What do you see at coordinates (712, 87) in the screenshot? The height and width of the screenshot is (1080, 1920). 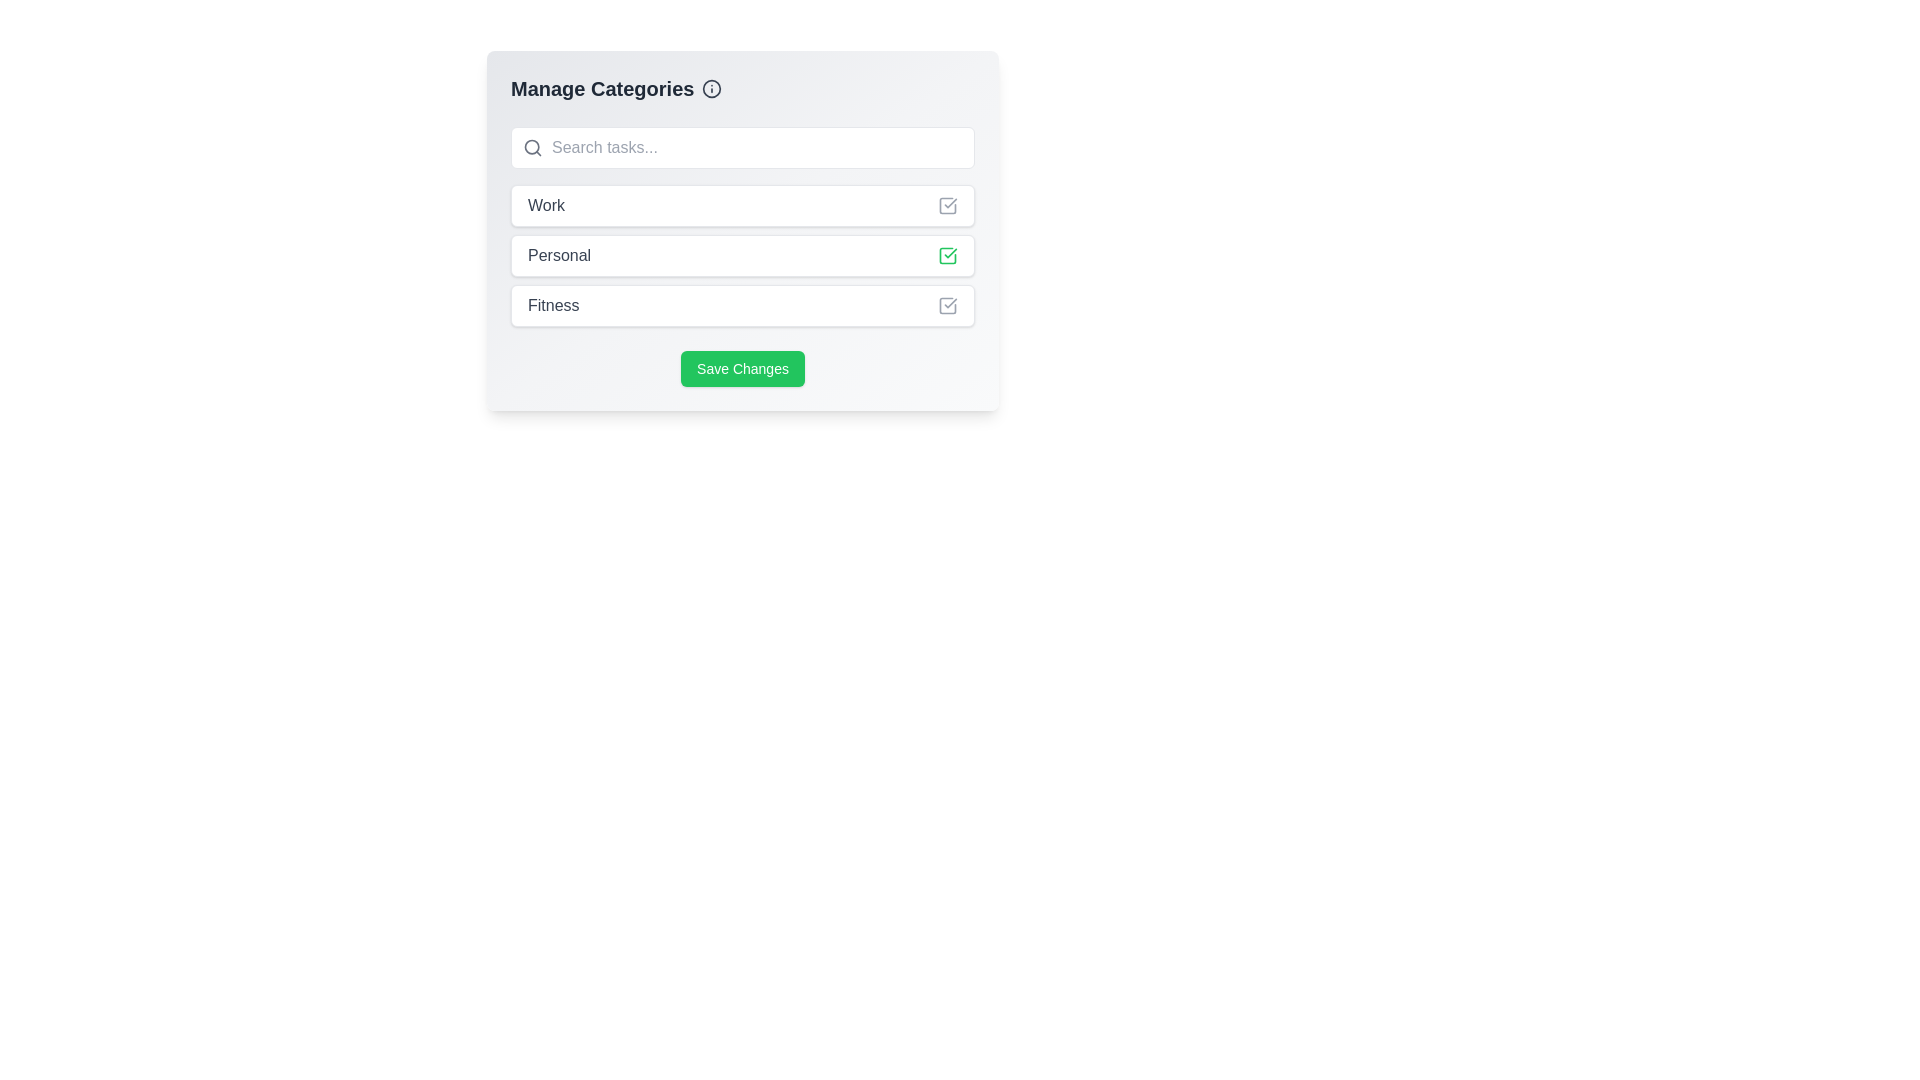 I see `the Information icon button, which is a circular gray icon with an 'i' in the center, located near the right edge of the 'Manage Categories' header` at bounding box center [712, 87].